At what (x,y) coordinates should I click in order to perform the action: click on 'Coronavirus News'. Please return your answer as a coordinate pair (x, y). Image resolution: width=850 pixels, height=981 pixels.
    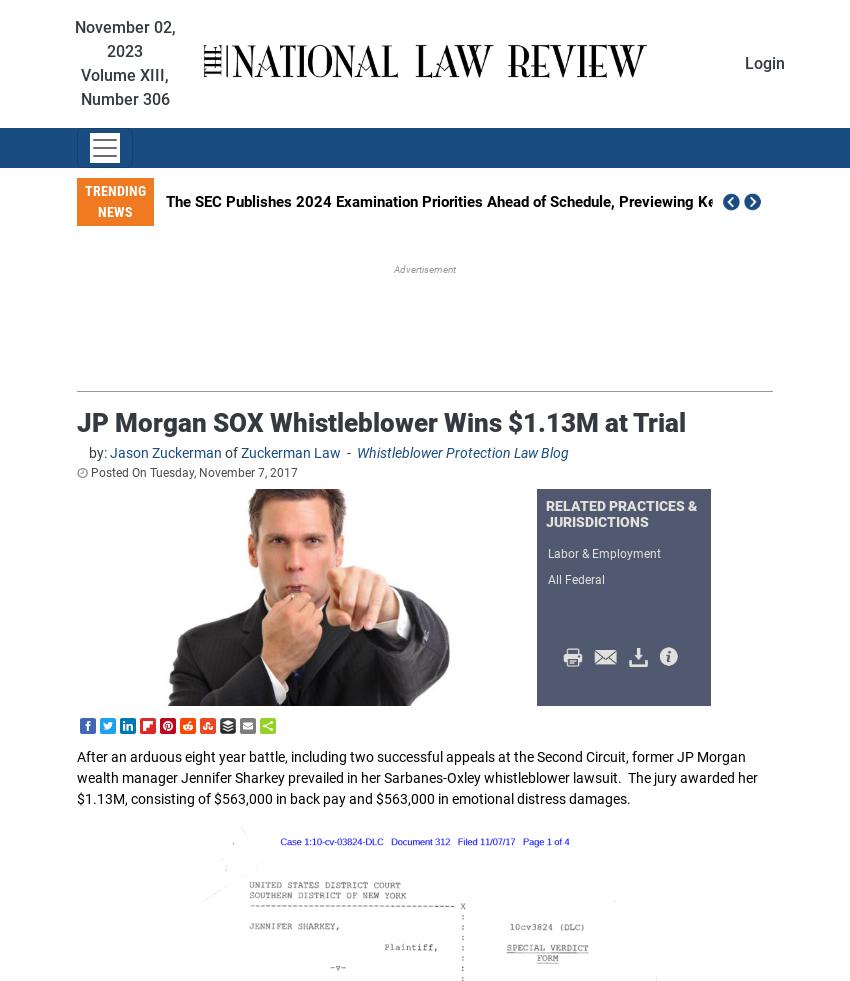
    Looking at the image, I should click on (425, 759).